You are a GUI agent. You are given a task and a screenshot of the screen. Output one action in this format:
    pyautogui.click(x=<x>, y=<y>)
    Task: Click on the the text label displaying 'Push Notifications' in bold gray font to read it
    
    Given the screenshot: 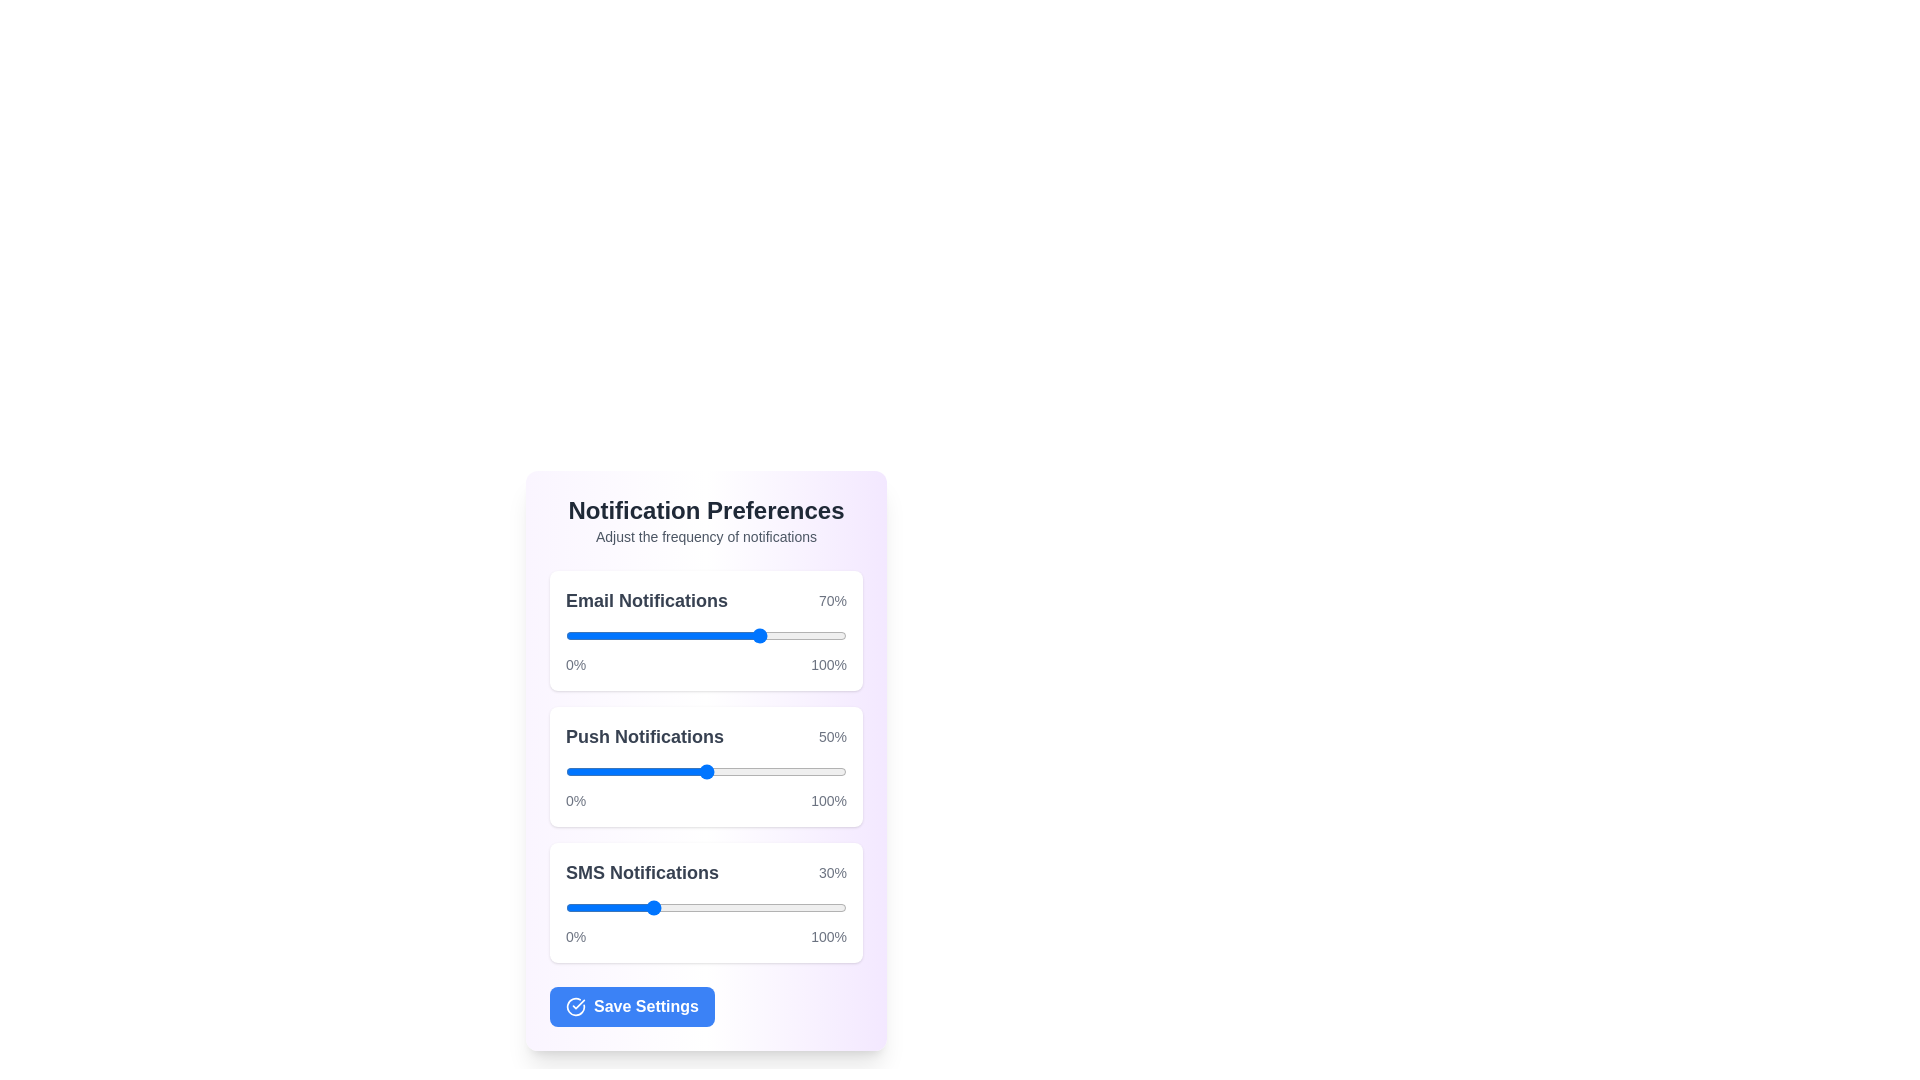 What is the action you would take?
    pyautogui.click(x=644, y=736)
    